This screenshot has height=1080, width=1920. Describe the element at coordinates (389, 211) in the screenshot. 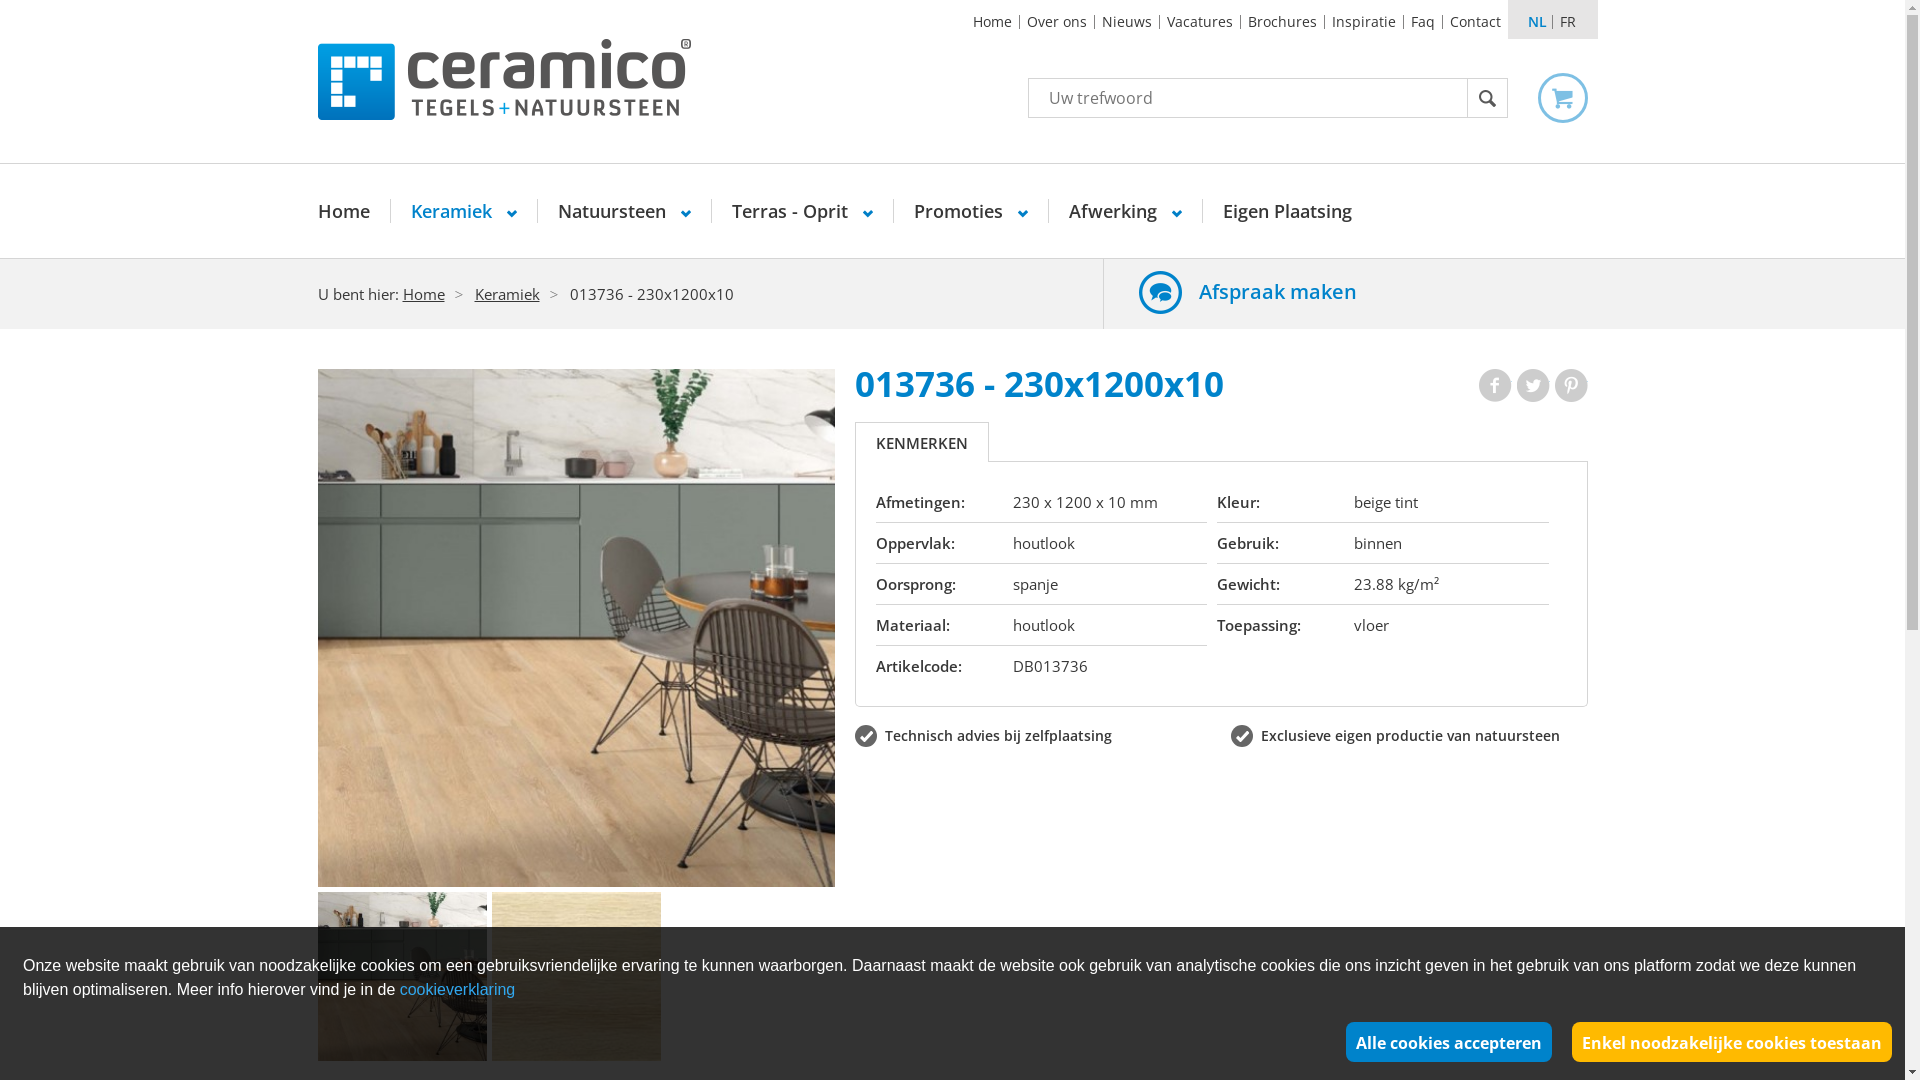

I see `'Keramiek'` at that location.